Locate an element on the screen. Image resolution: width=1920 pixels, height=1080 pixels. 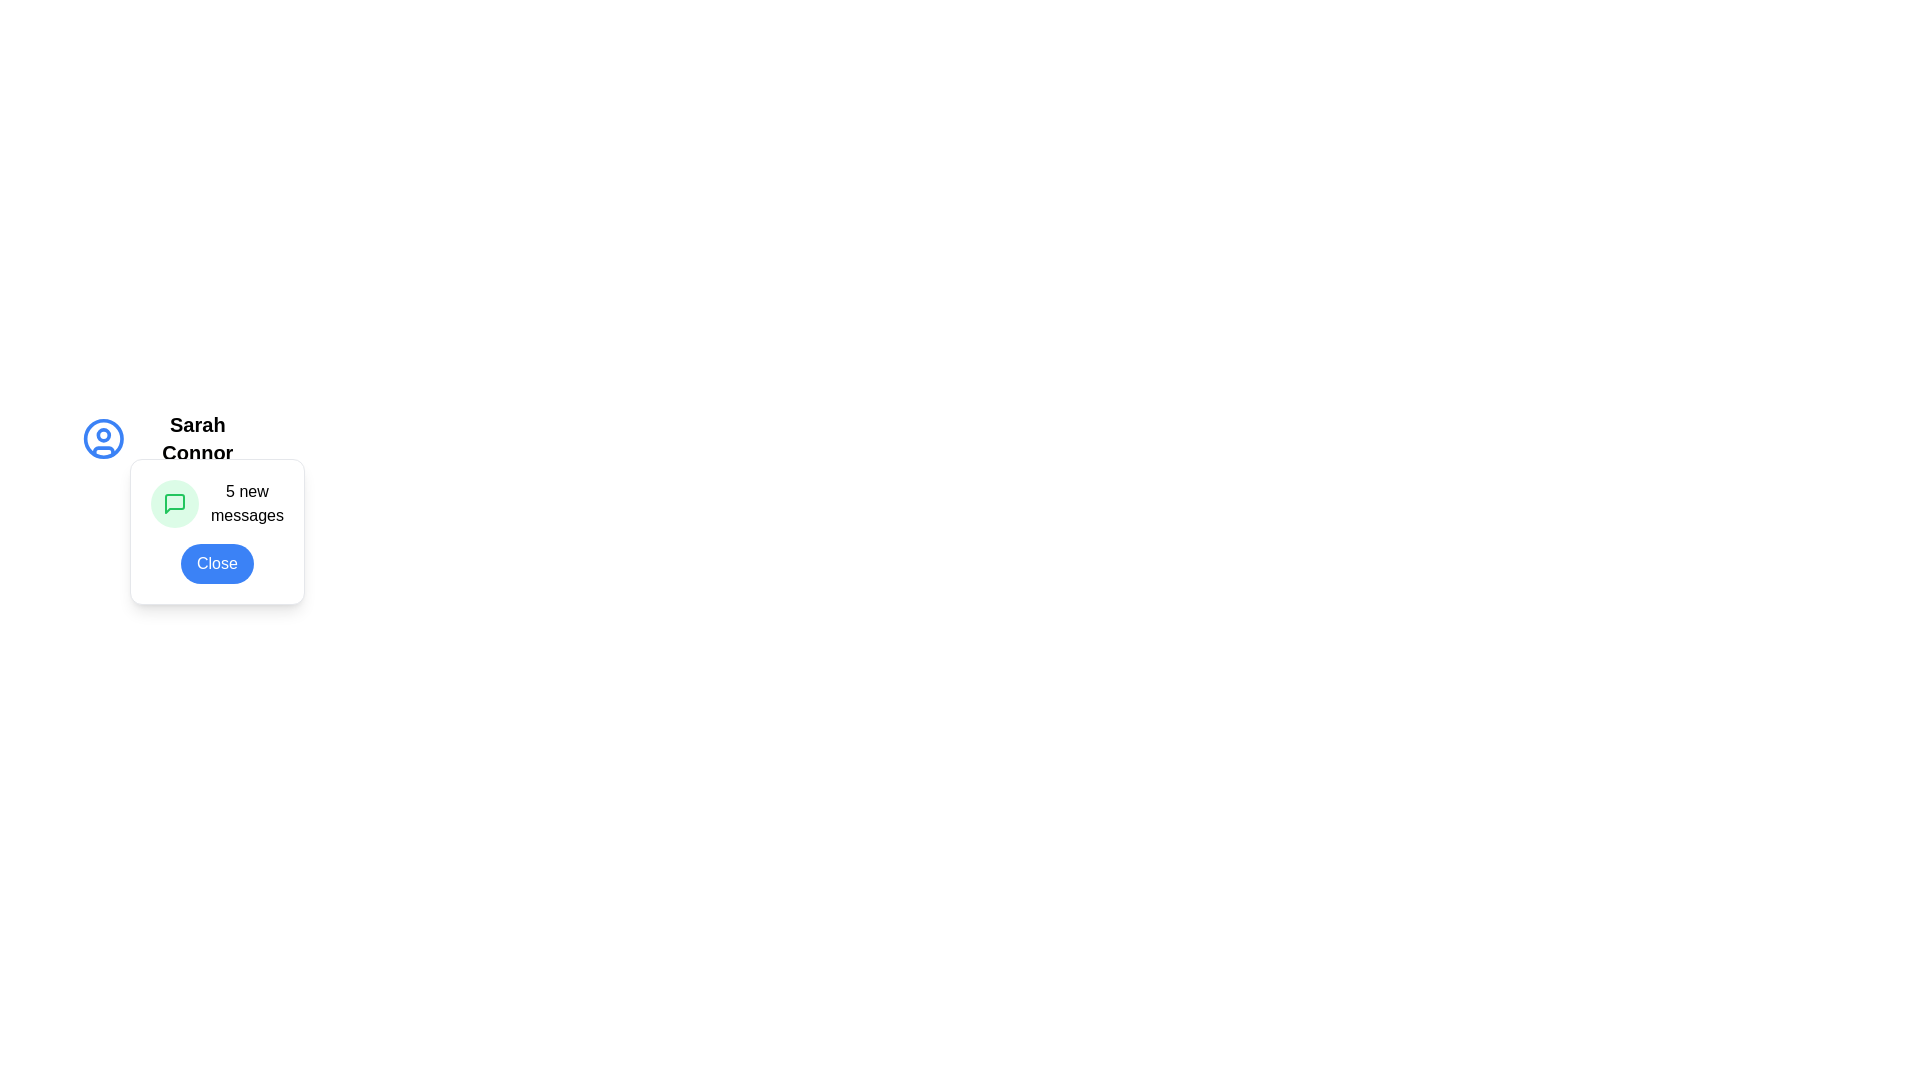
the user profile icon, which is a blue circular outline with a smaller head shape and shoulders, located to the left of the text 'Sarah Connor' is located at coordinates (102, 438).